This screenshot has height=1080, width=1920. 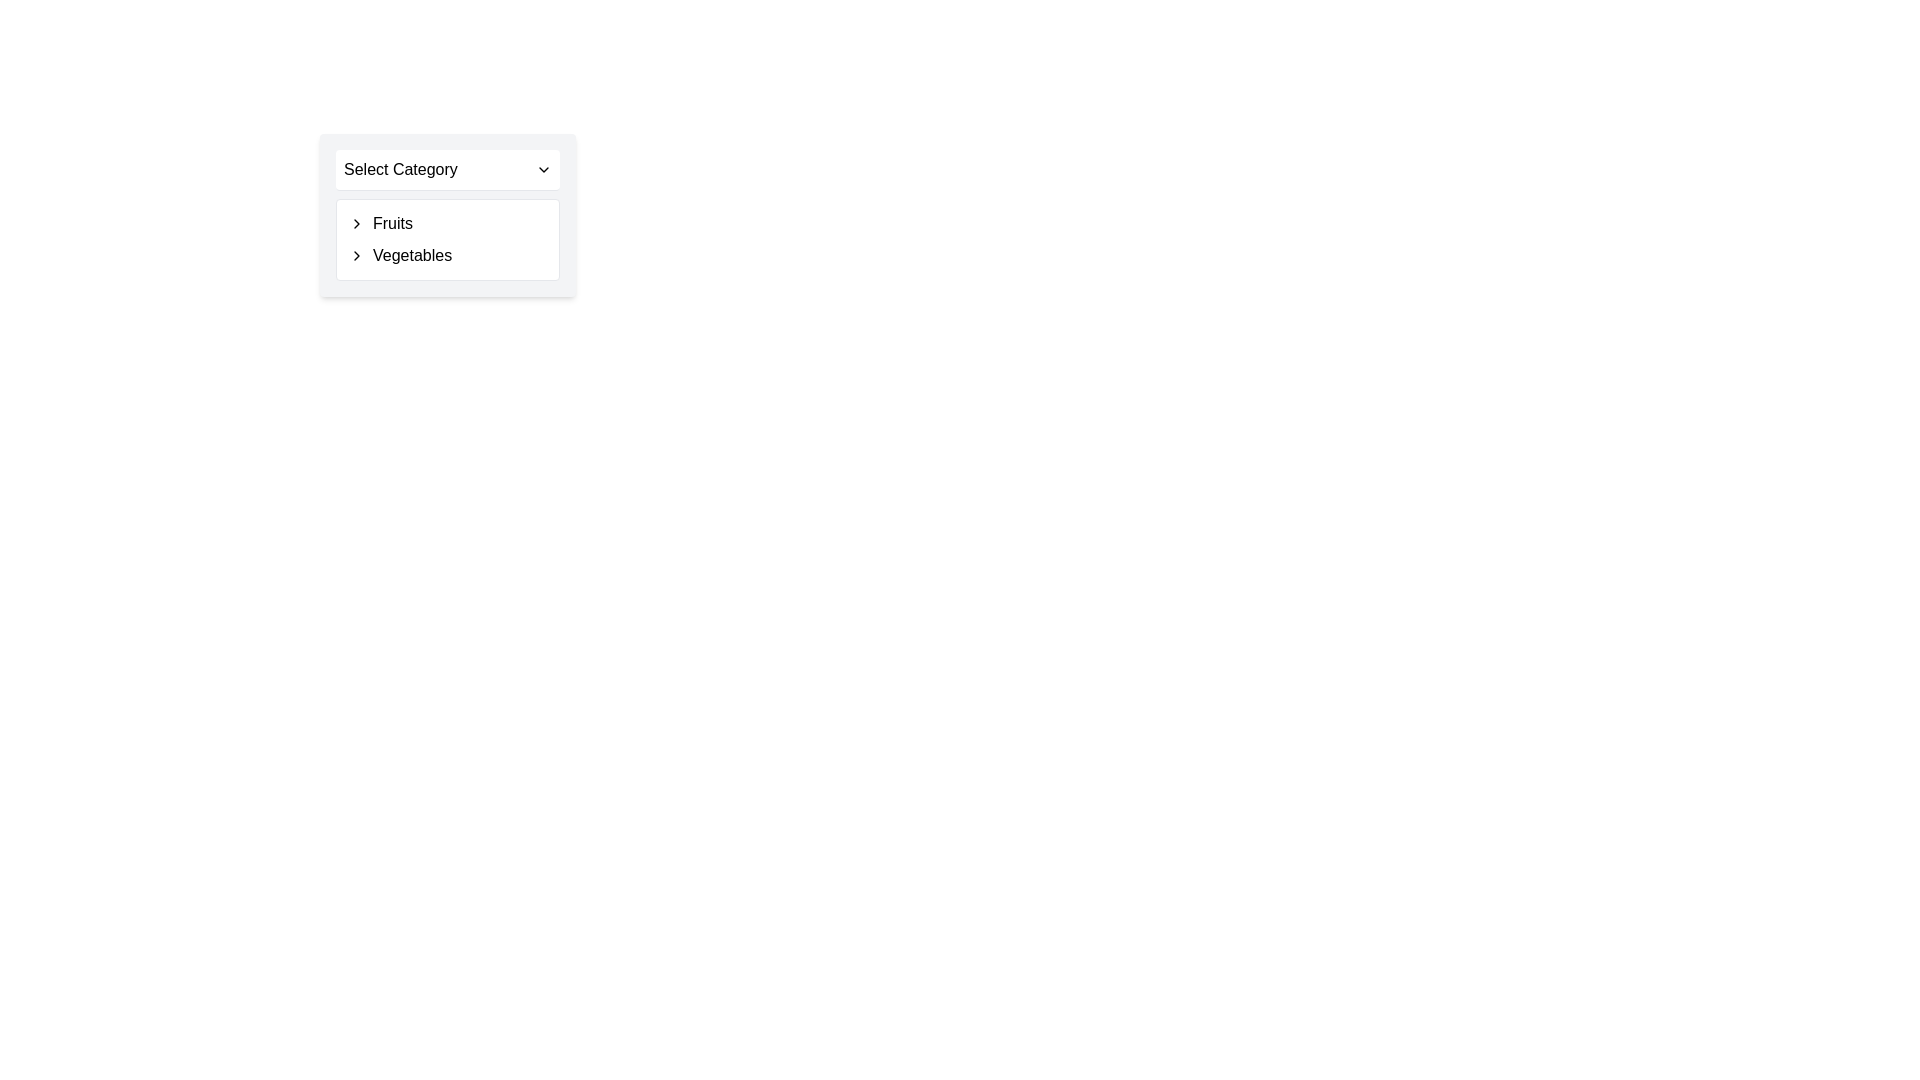 What do you see at coordinates (400, 168) in the screenshot?
I see `the dropdown menu associated with the Text Label that serves as a title or placeholder for category selection, located at the top of the centered section of the UI` at bounding box center [400, 168].